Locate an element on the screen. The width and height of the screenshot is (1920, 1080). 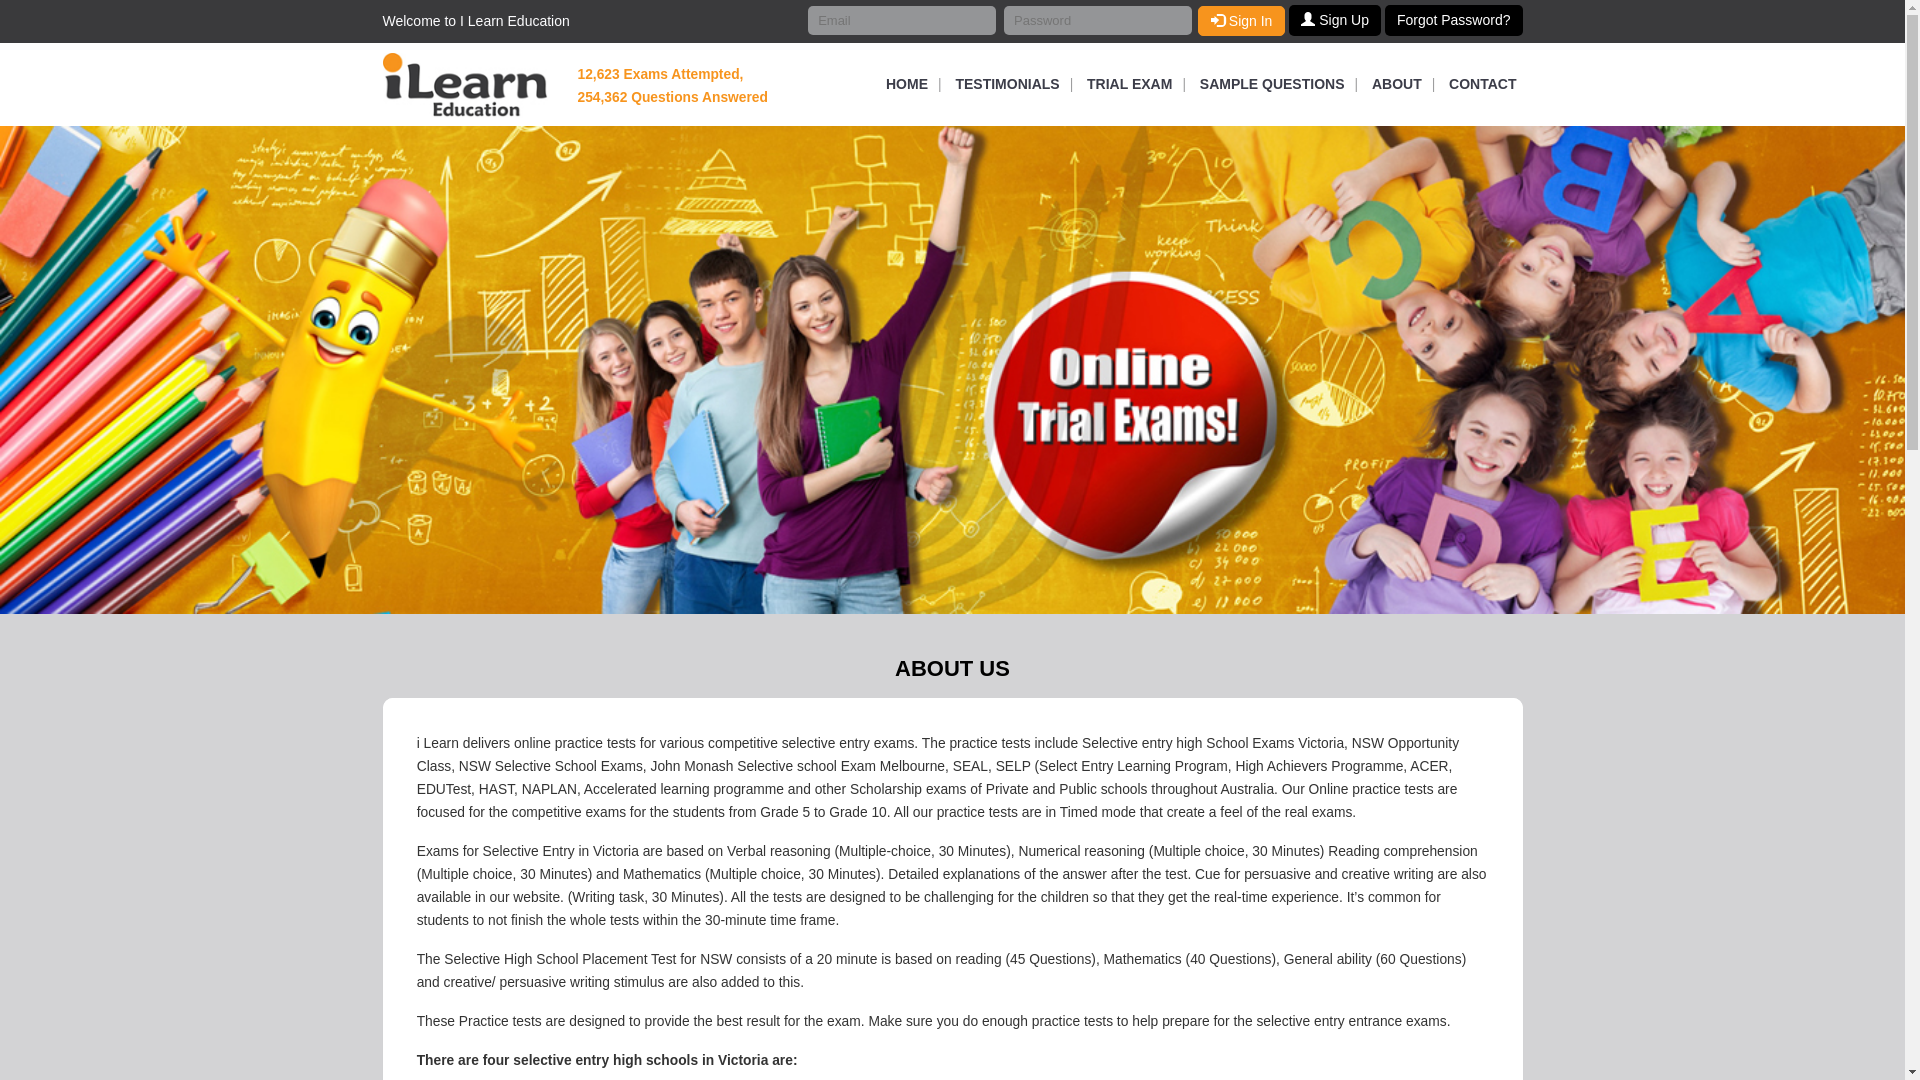
'TESTIMONIALS' is located at coordinates (1007, 83).